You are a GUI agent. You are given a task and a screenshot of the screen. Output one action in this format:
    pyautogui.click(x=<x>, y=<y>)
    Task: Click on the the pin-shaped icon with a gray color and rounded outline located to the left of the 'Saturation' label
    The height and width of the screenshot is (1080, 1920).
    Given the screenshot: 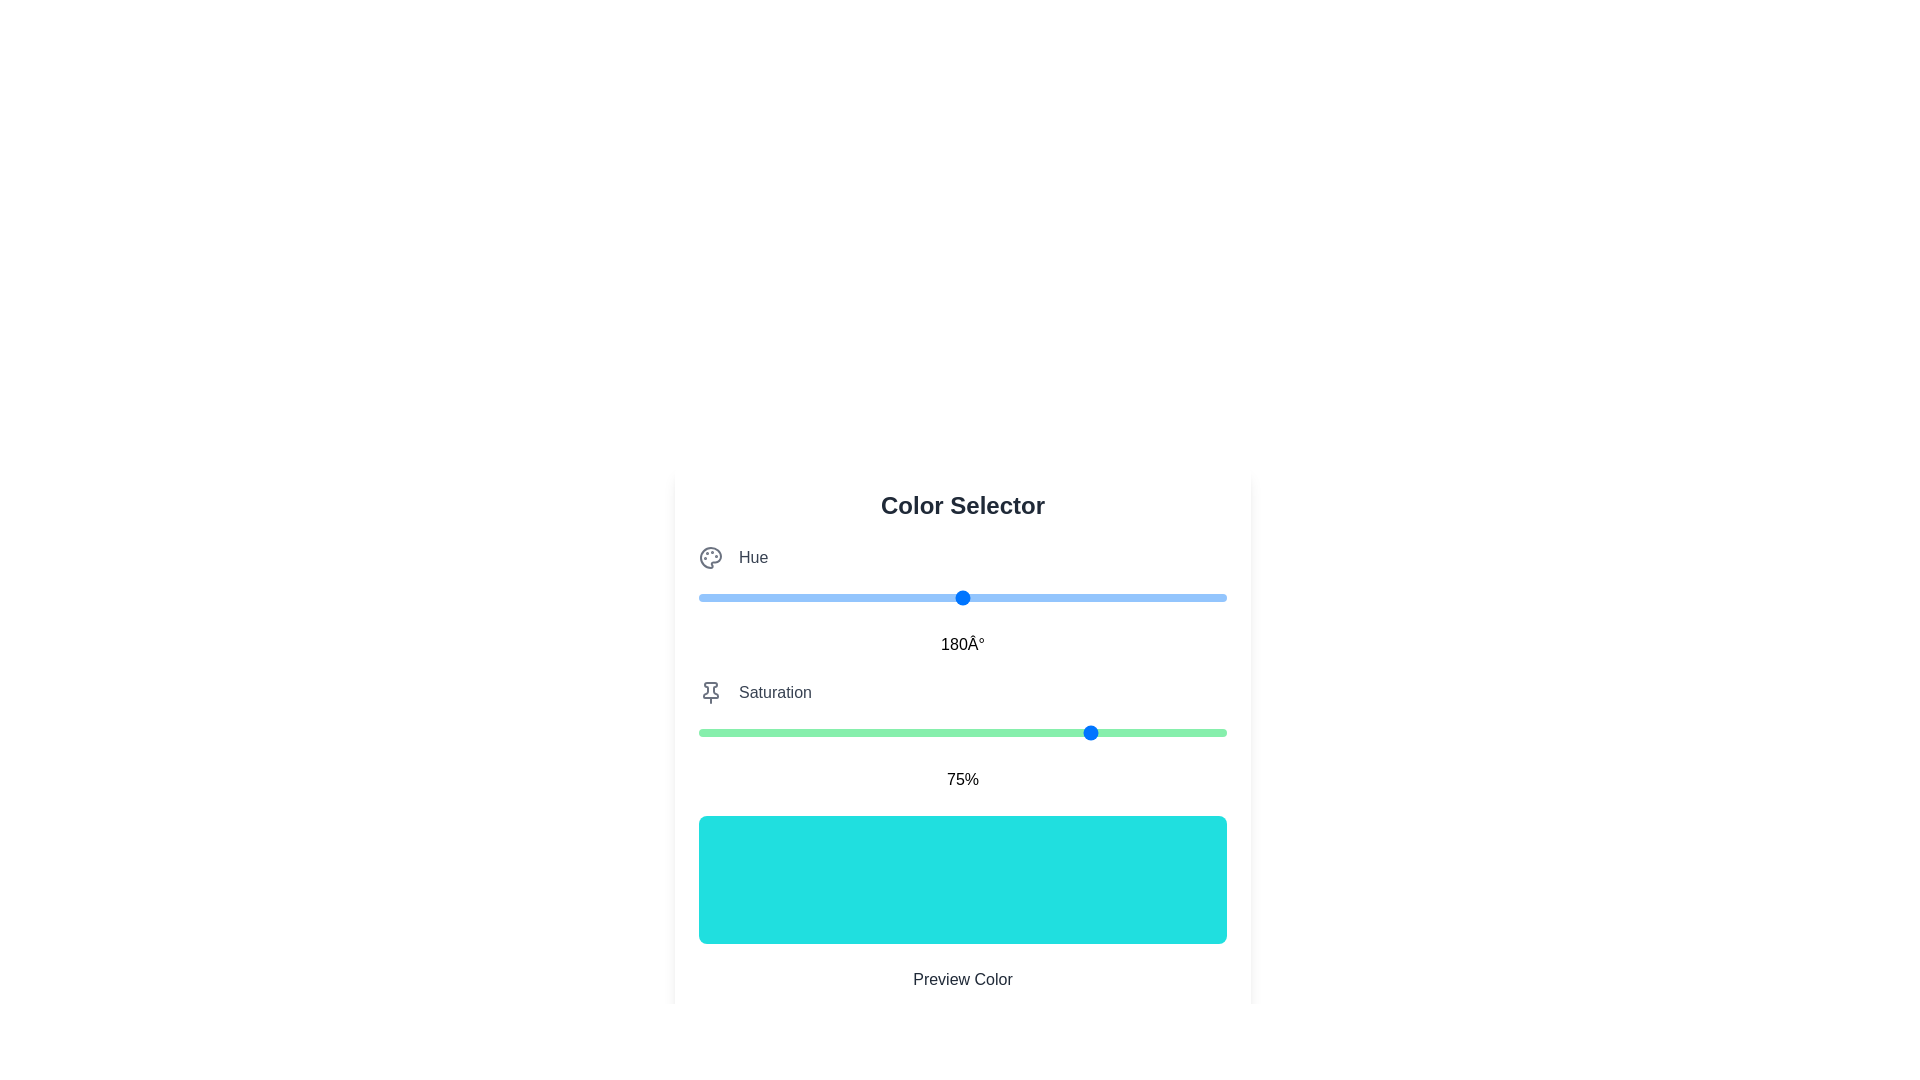 What is the action you would take?
    pyautogui.click(x=710, y=692)
    